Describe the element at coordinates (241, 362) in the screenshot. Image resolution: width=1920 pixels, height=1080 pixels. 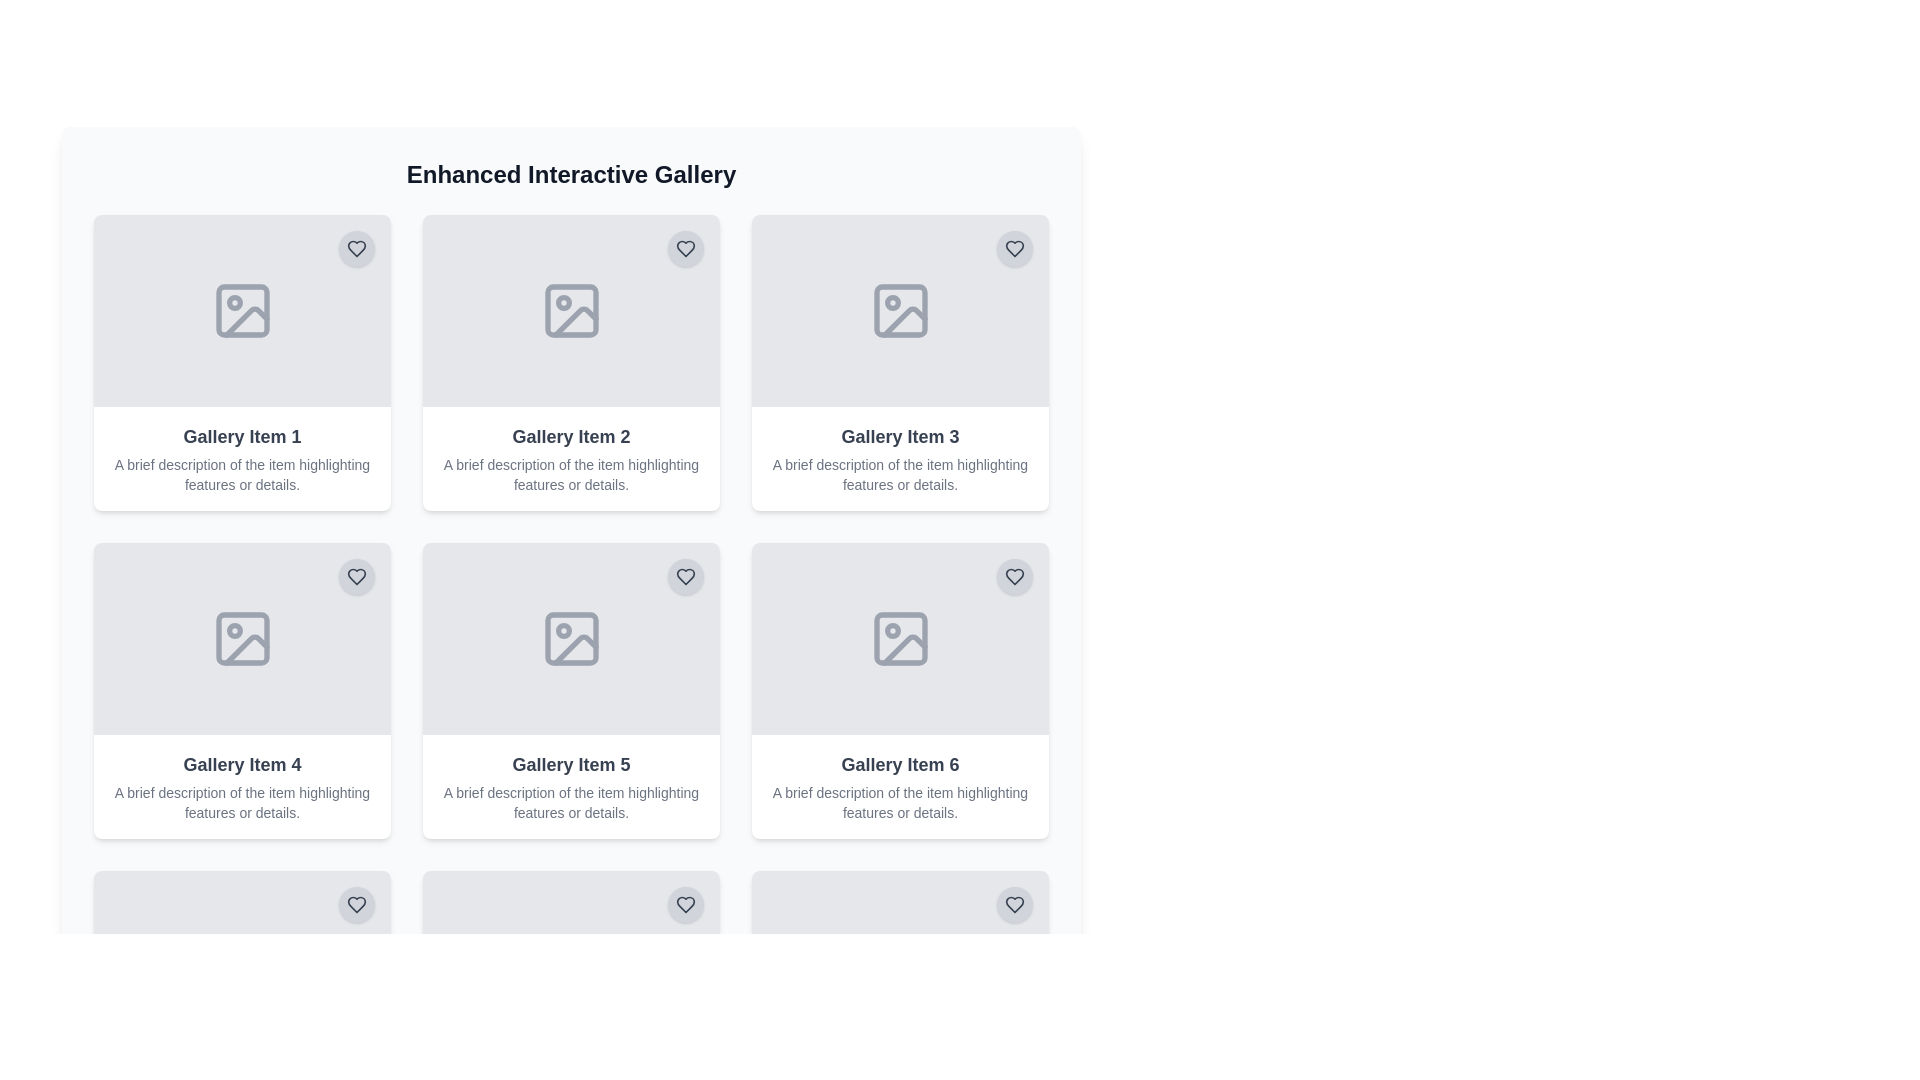
I see `the first card in the gallery` at that location.